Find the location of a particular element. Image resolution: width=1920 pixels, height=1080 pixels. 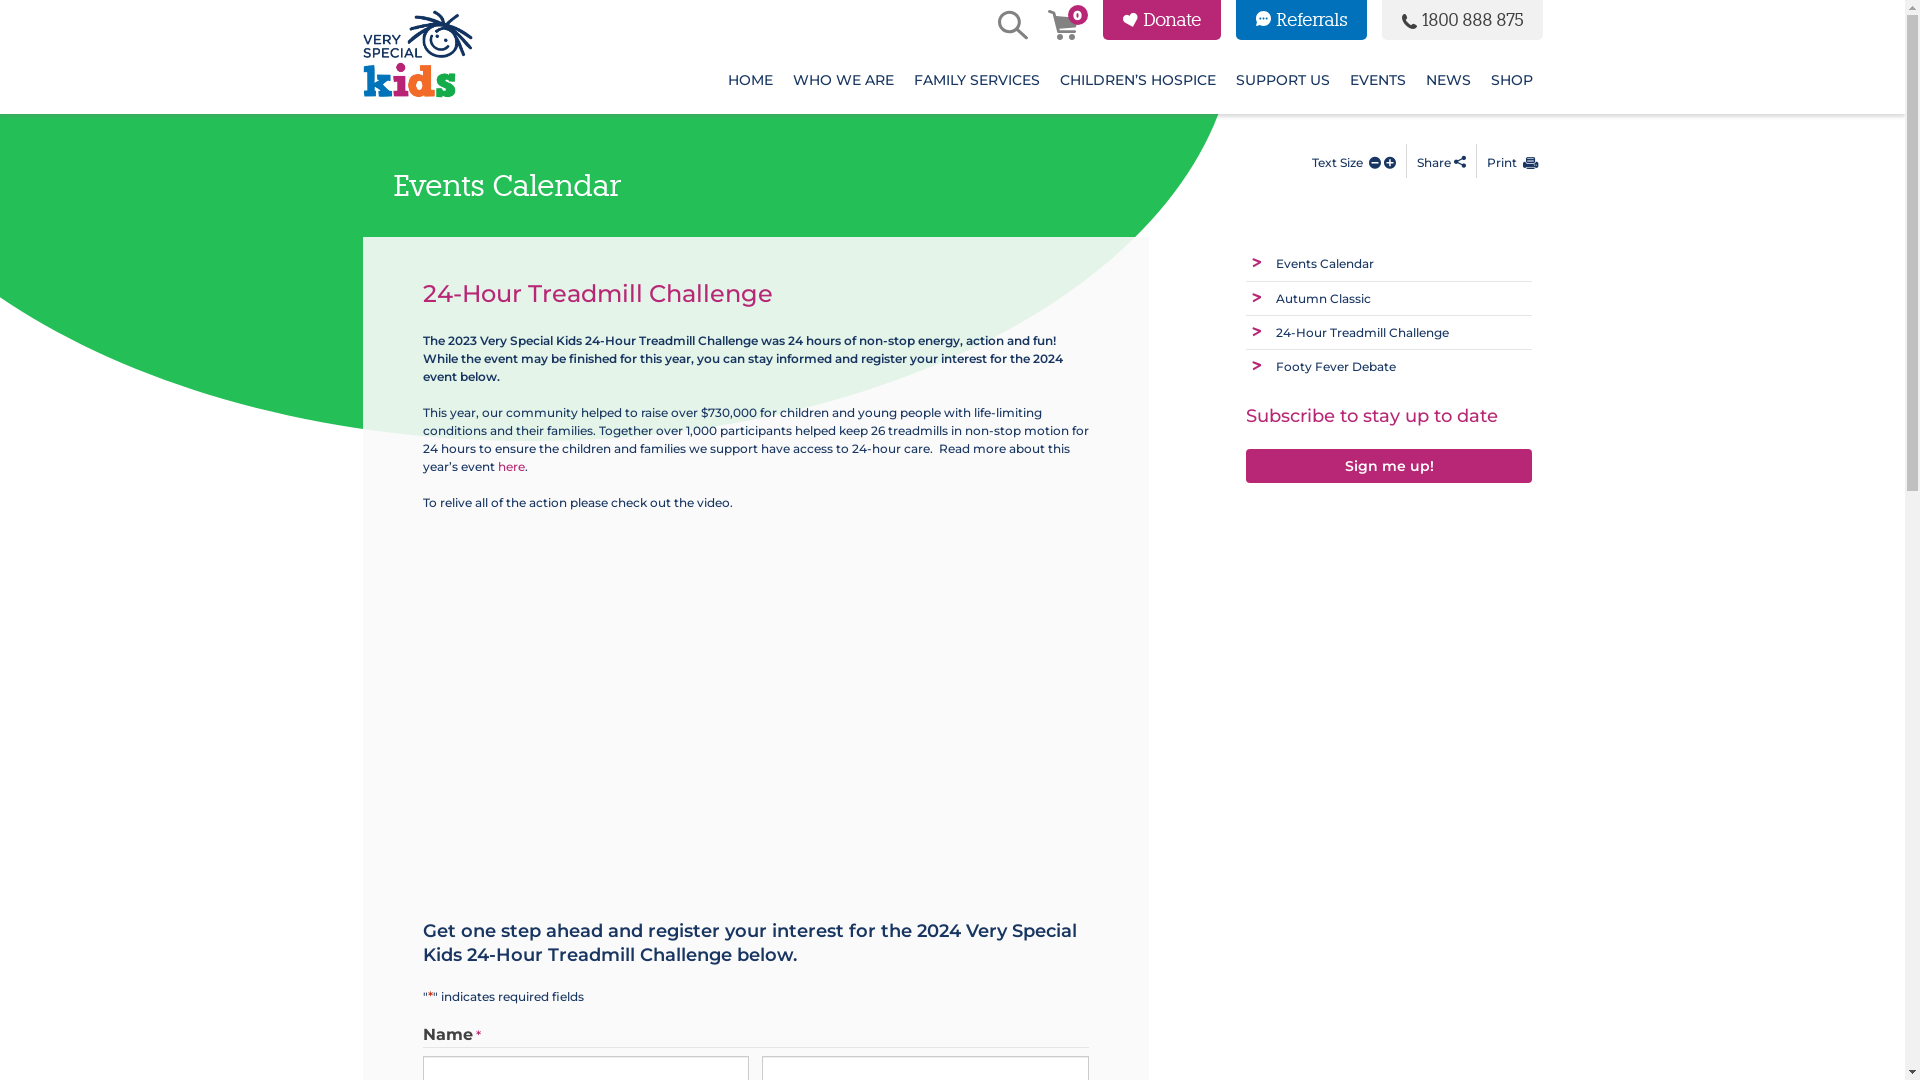

'here' is located at coordinates (511, 466).